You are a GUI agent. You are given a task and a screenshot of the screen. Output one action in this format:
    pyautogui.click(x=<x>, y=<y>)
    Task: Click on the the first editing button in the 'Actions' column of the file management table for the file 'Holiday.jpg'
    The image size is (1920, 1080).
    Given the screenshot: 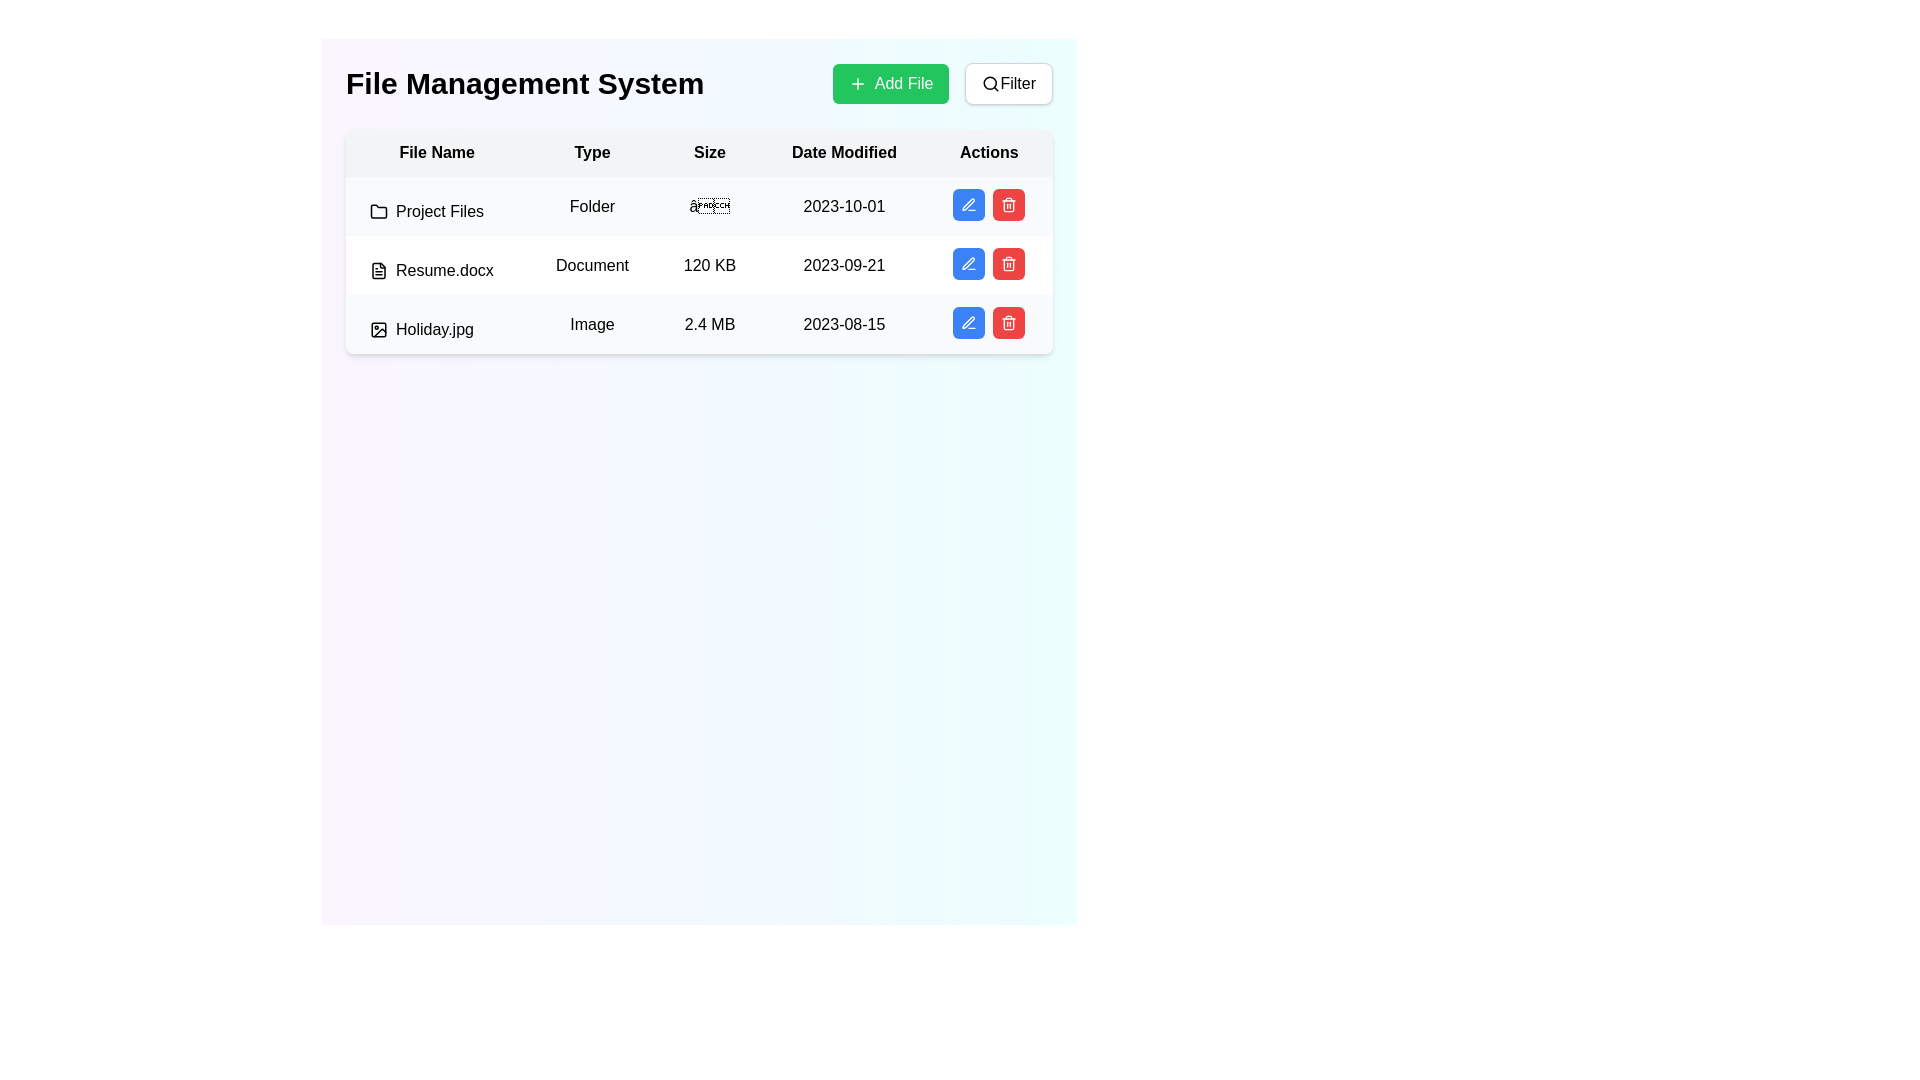 What is the action you would take?
    pyautogui.click(x=969, y=321)
    